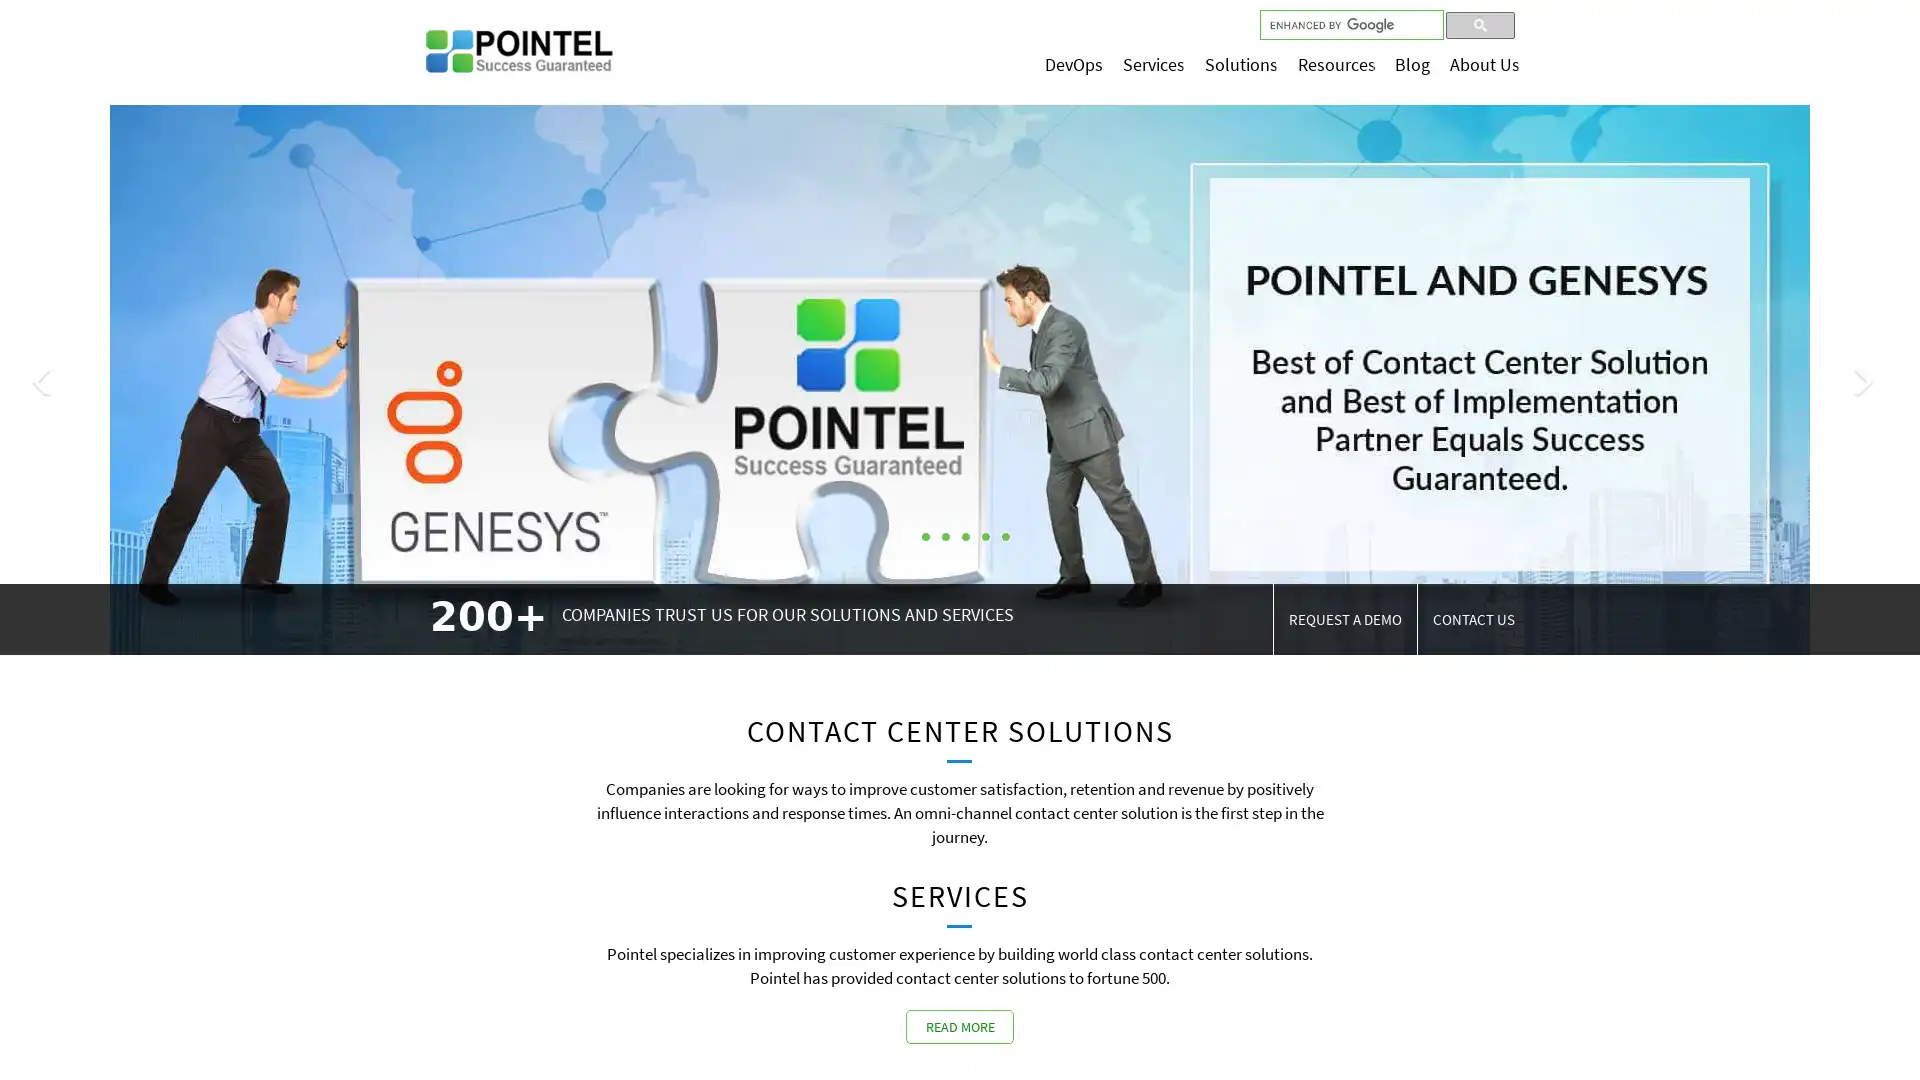 This screenshot has width=1920, height=1080. Describe the element at coordinates (1480, 24) in the screenshot. I see `search` at that location.